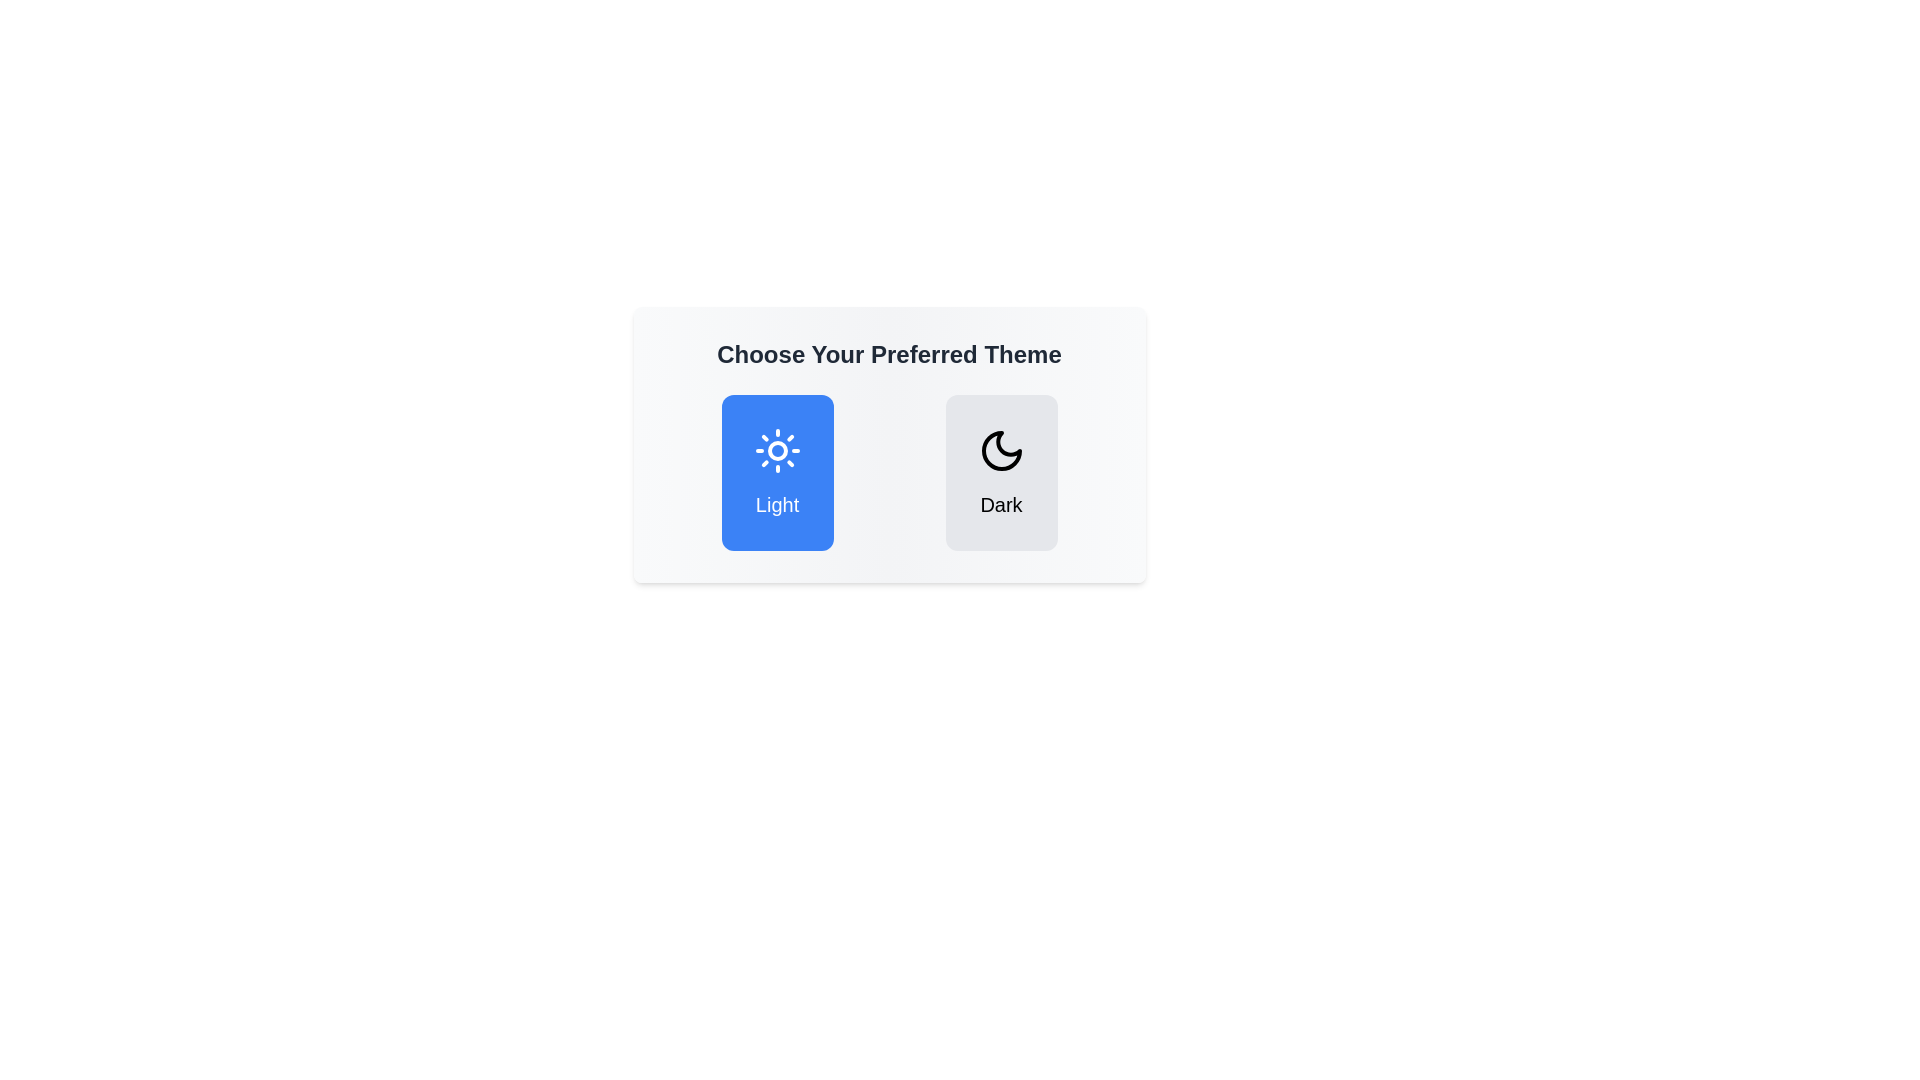  What do you see at coordinates (1001, 473) in the screenshot?
I see `the 'Dark' button to select the Dark theme` at bounding box center [1001, 473].